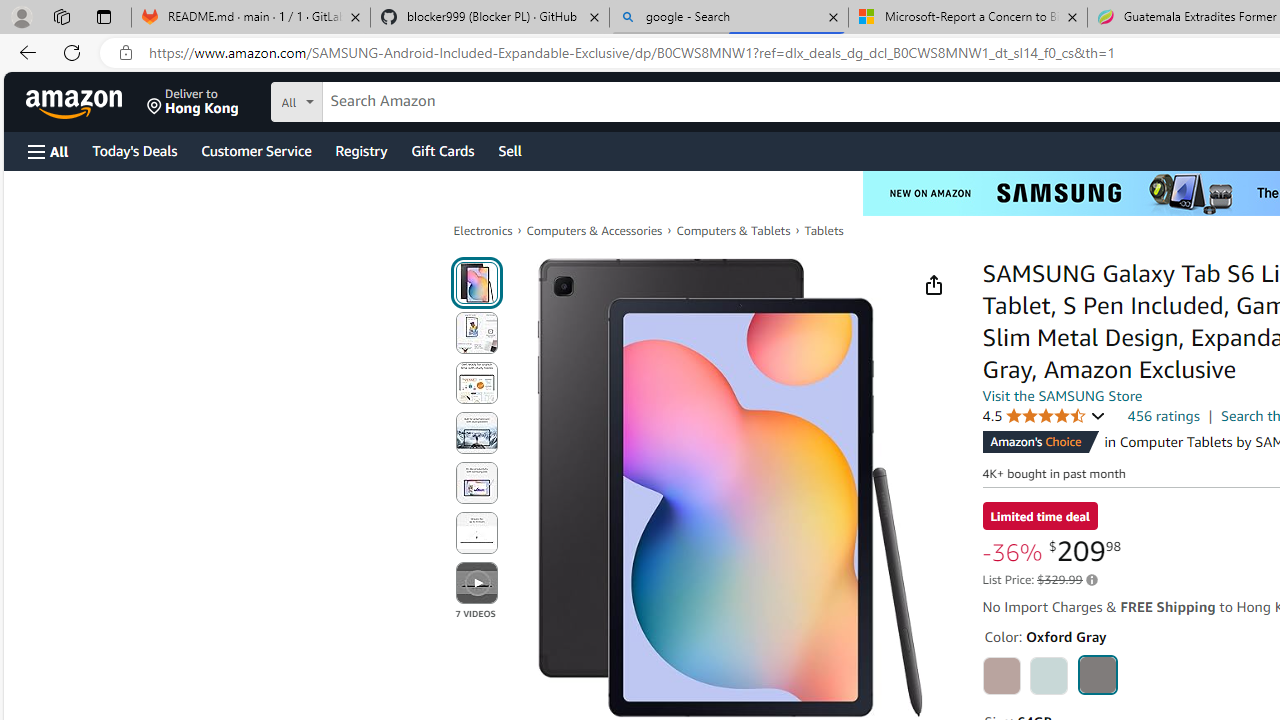 Image resolution: width=1280 pixels, height=720 pixels. Describe the element at coordinates (1001, 675) in the screenshot. I see `'Chiffon Pink'` at that location.